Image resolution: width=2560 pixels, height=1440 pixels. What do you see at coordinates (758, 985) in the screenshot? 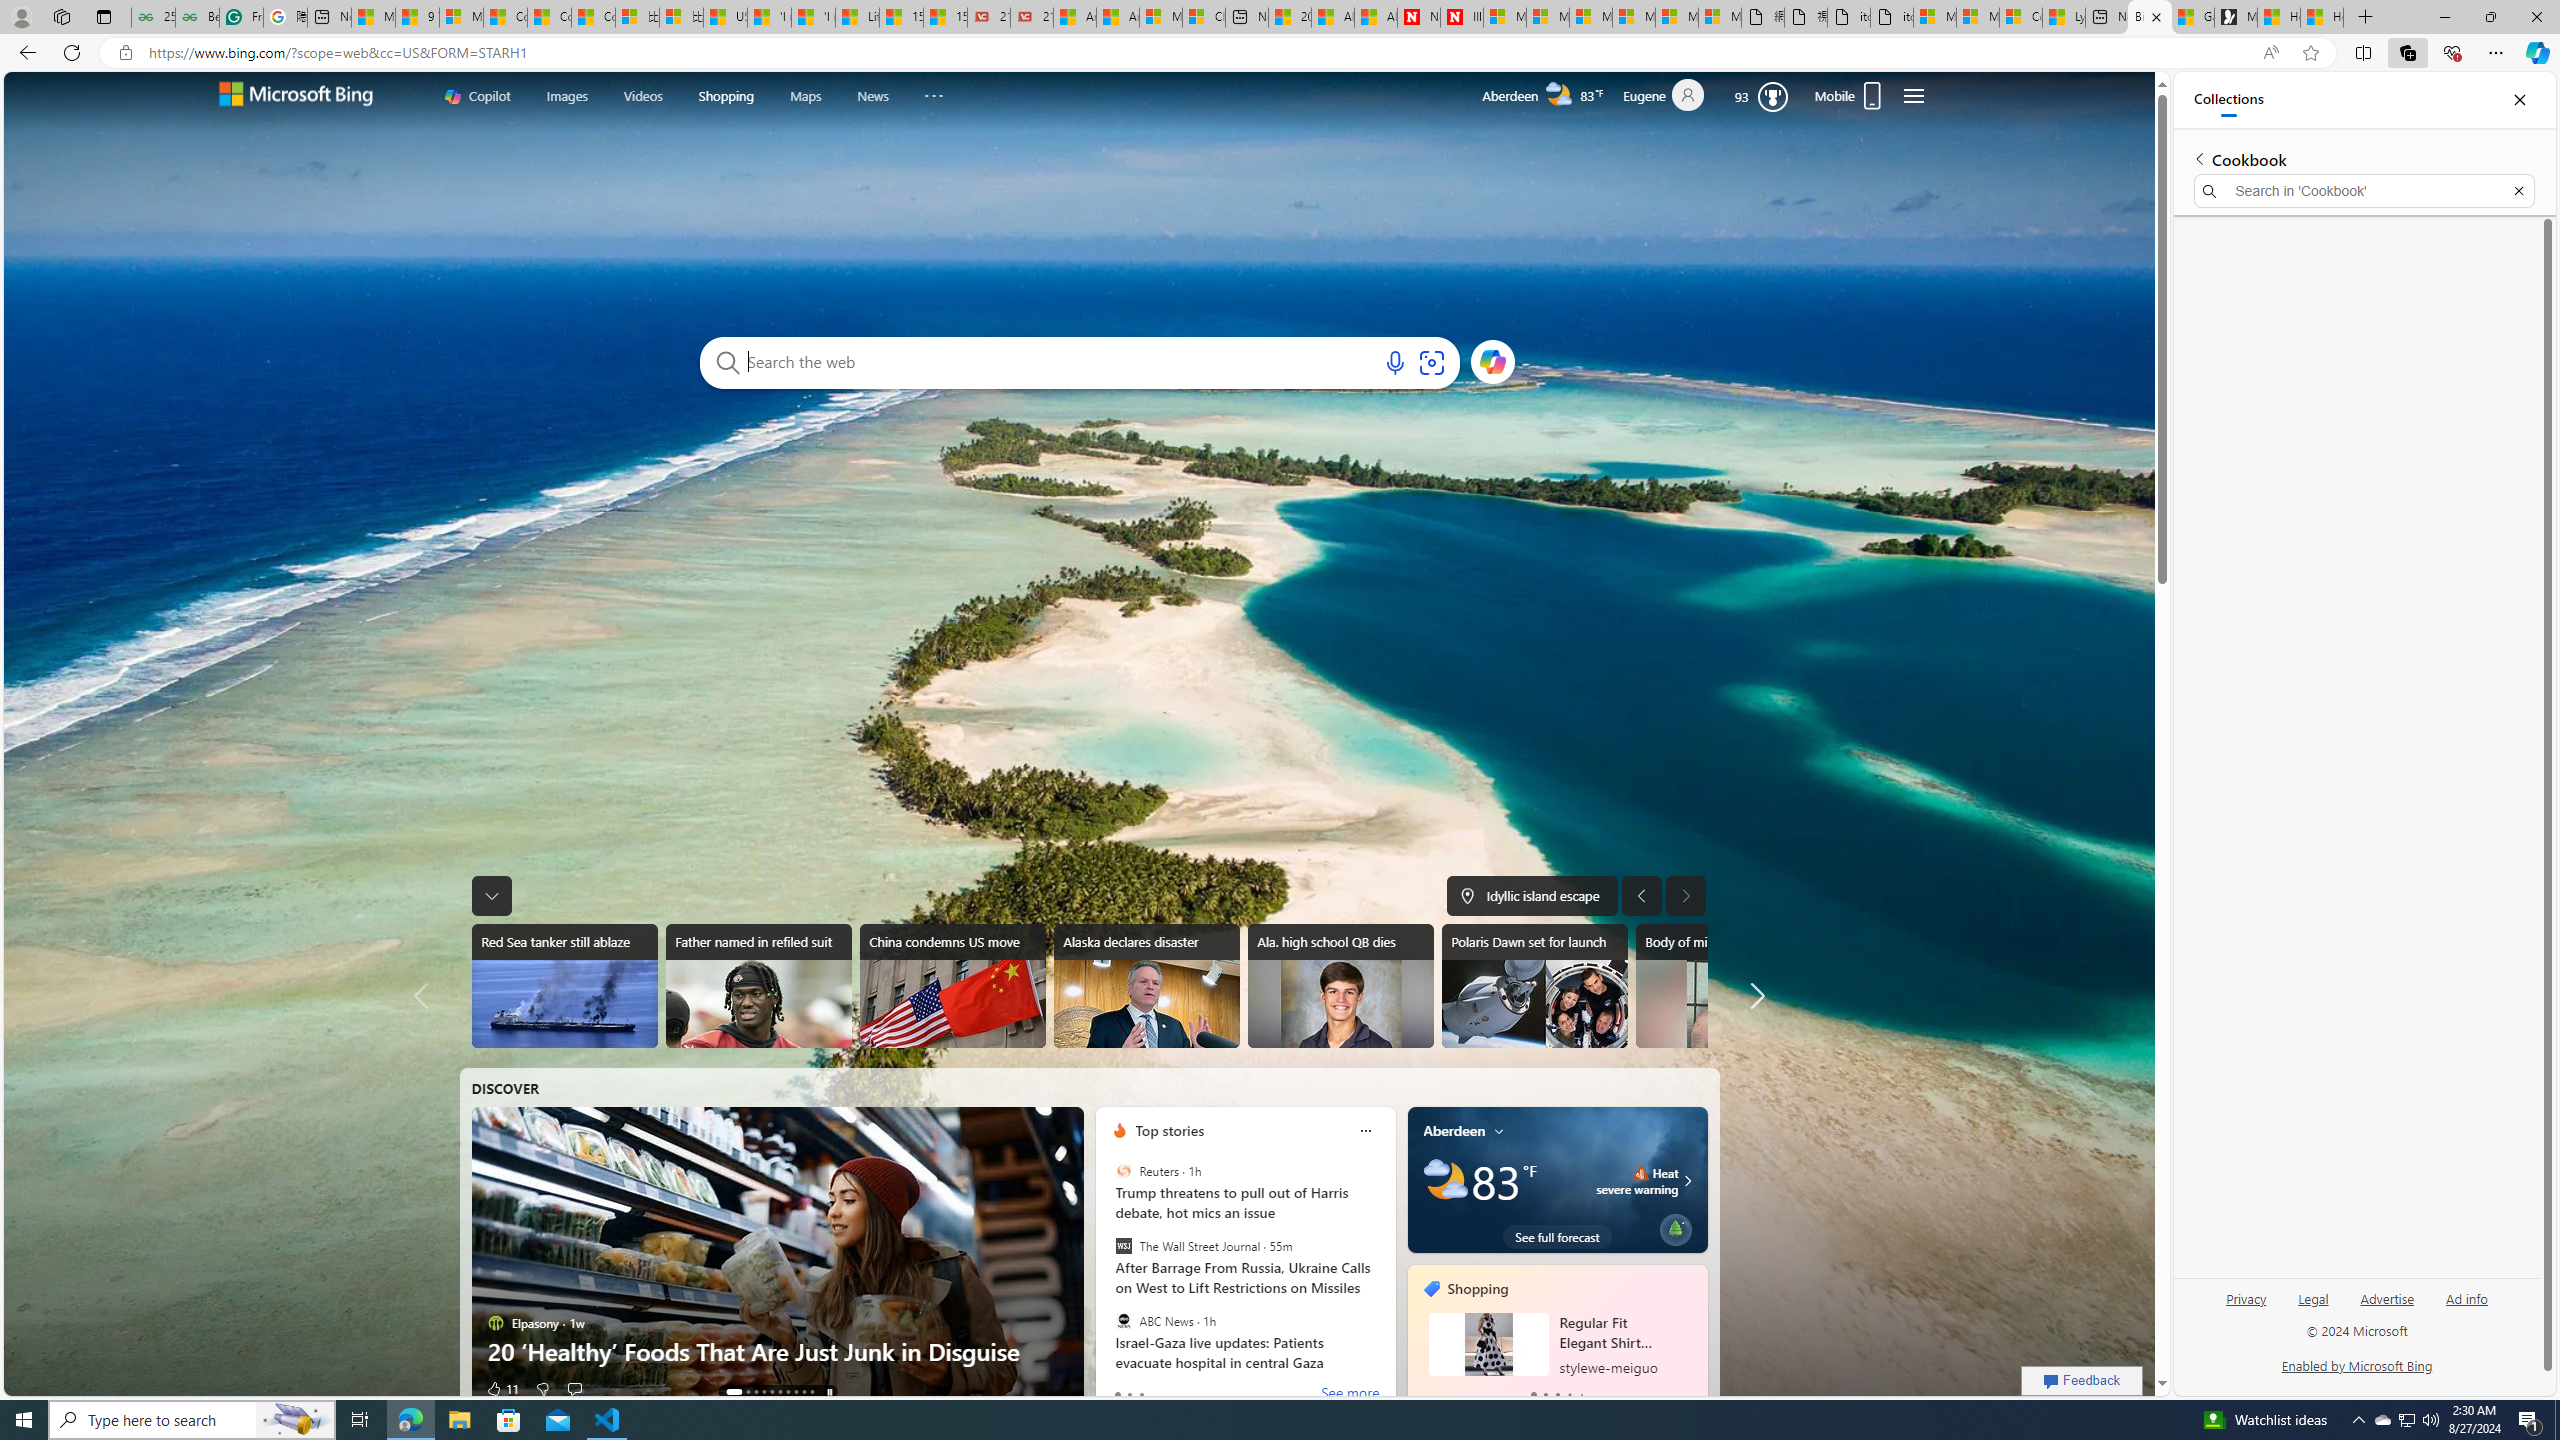
I see `'Father named in refiled suit'` at bounding box center [758, 985].